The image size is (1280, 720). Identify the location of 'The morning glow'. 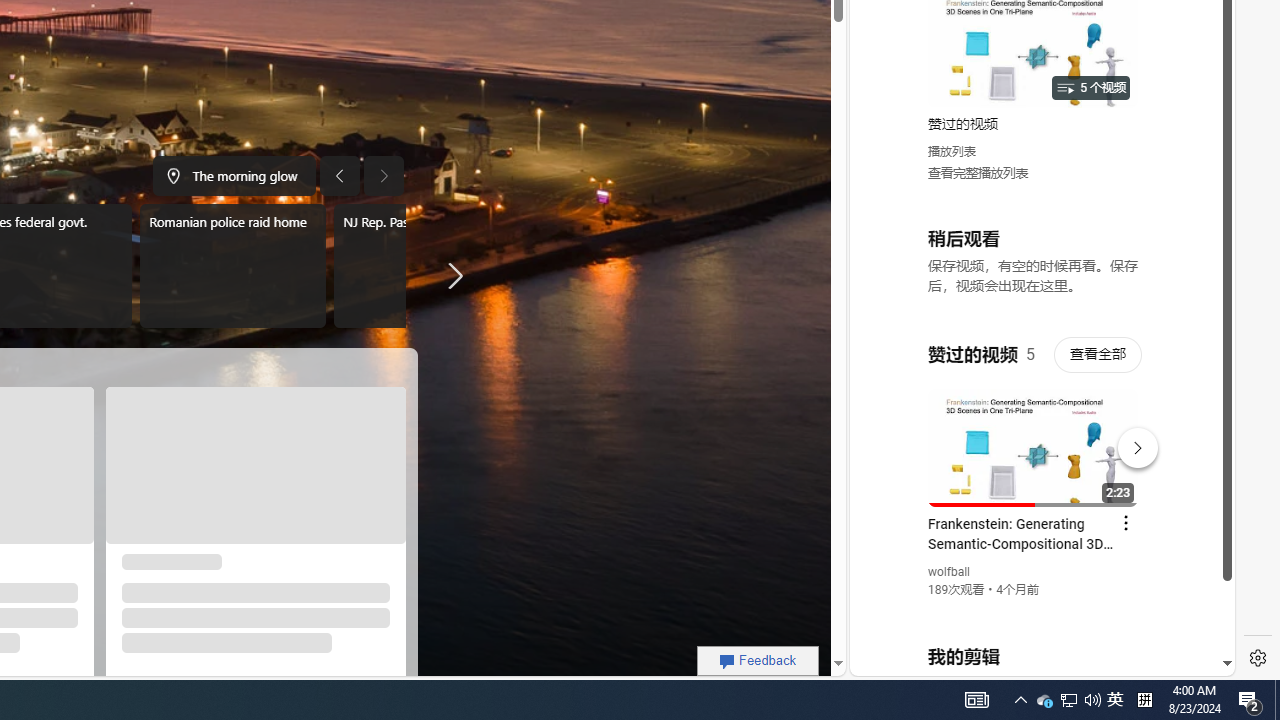
(234, 175).